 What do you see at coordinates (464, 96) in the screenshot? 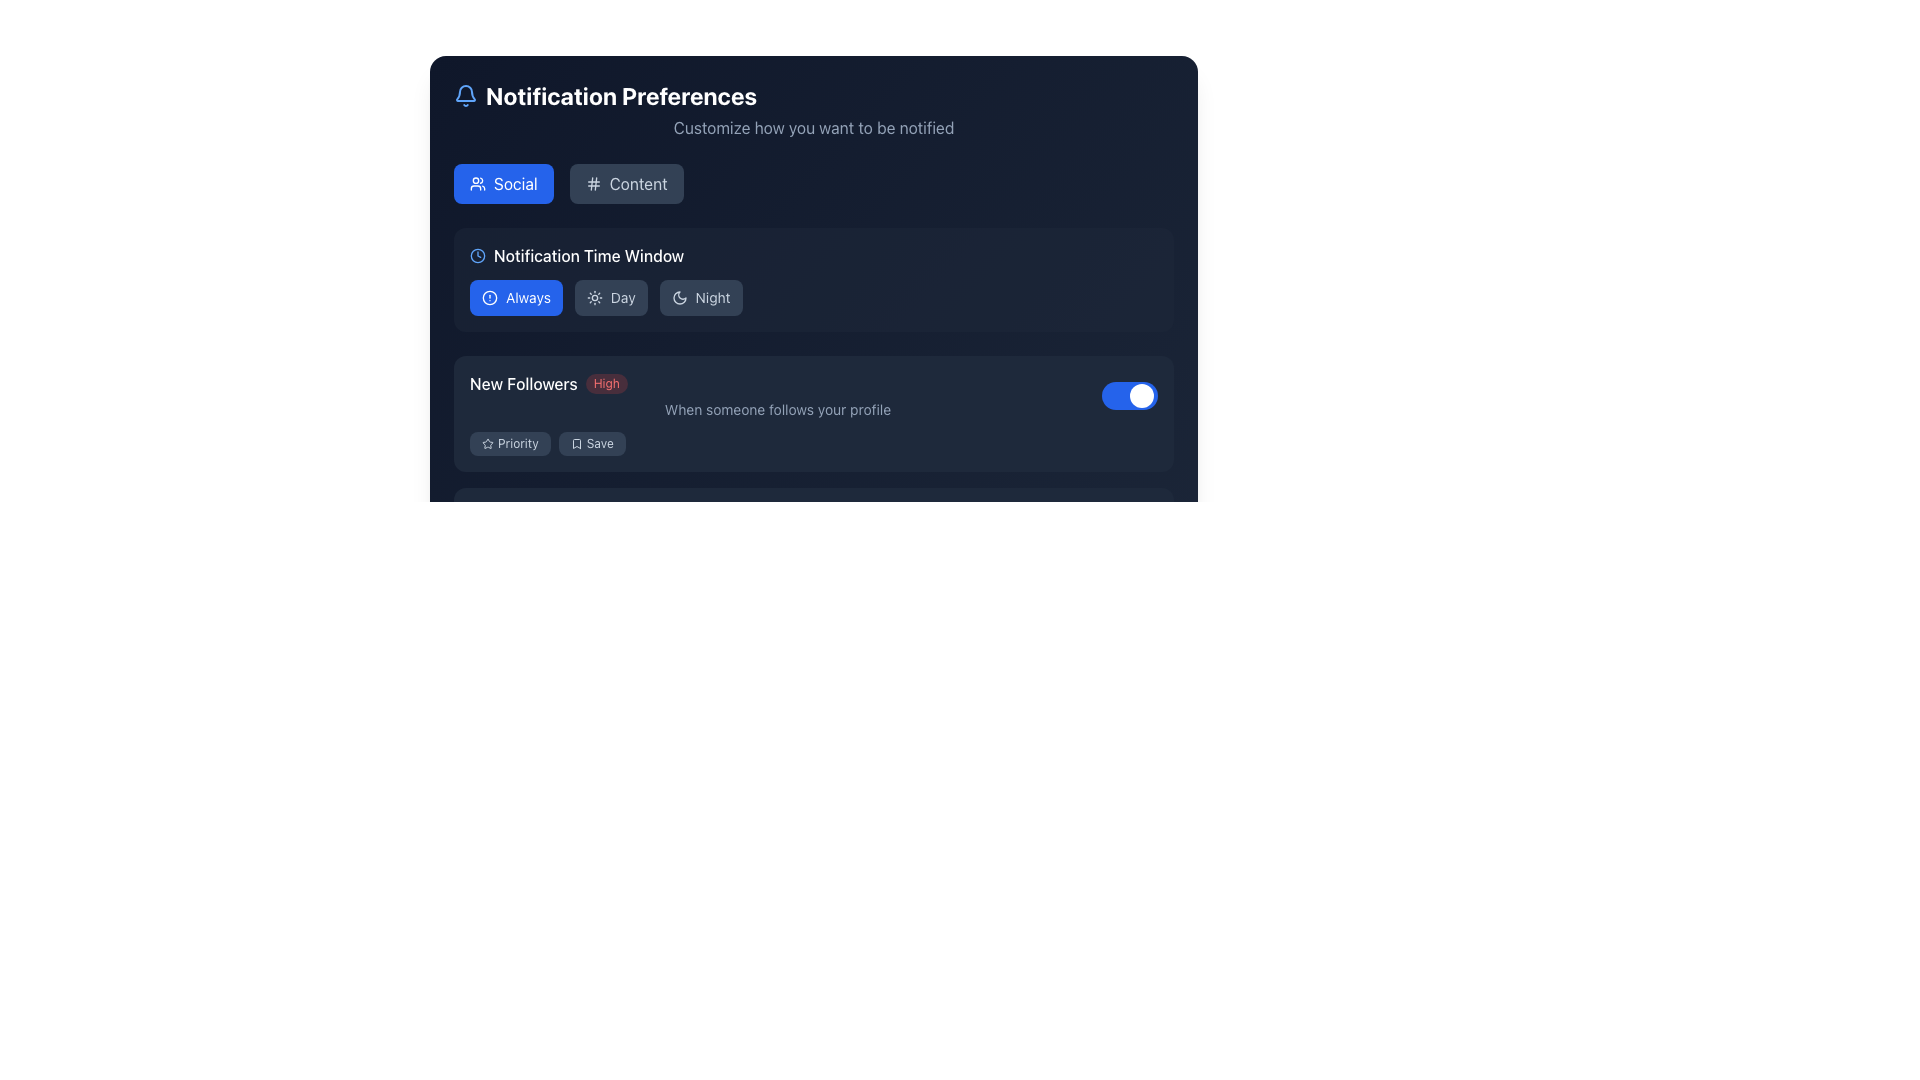
I see `the blue bell icon located to the left of the 'Notification Preferences' text for interaction` at bounding box center [464, 96].